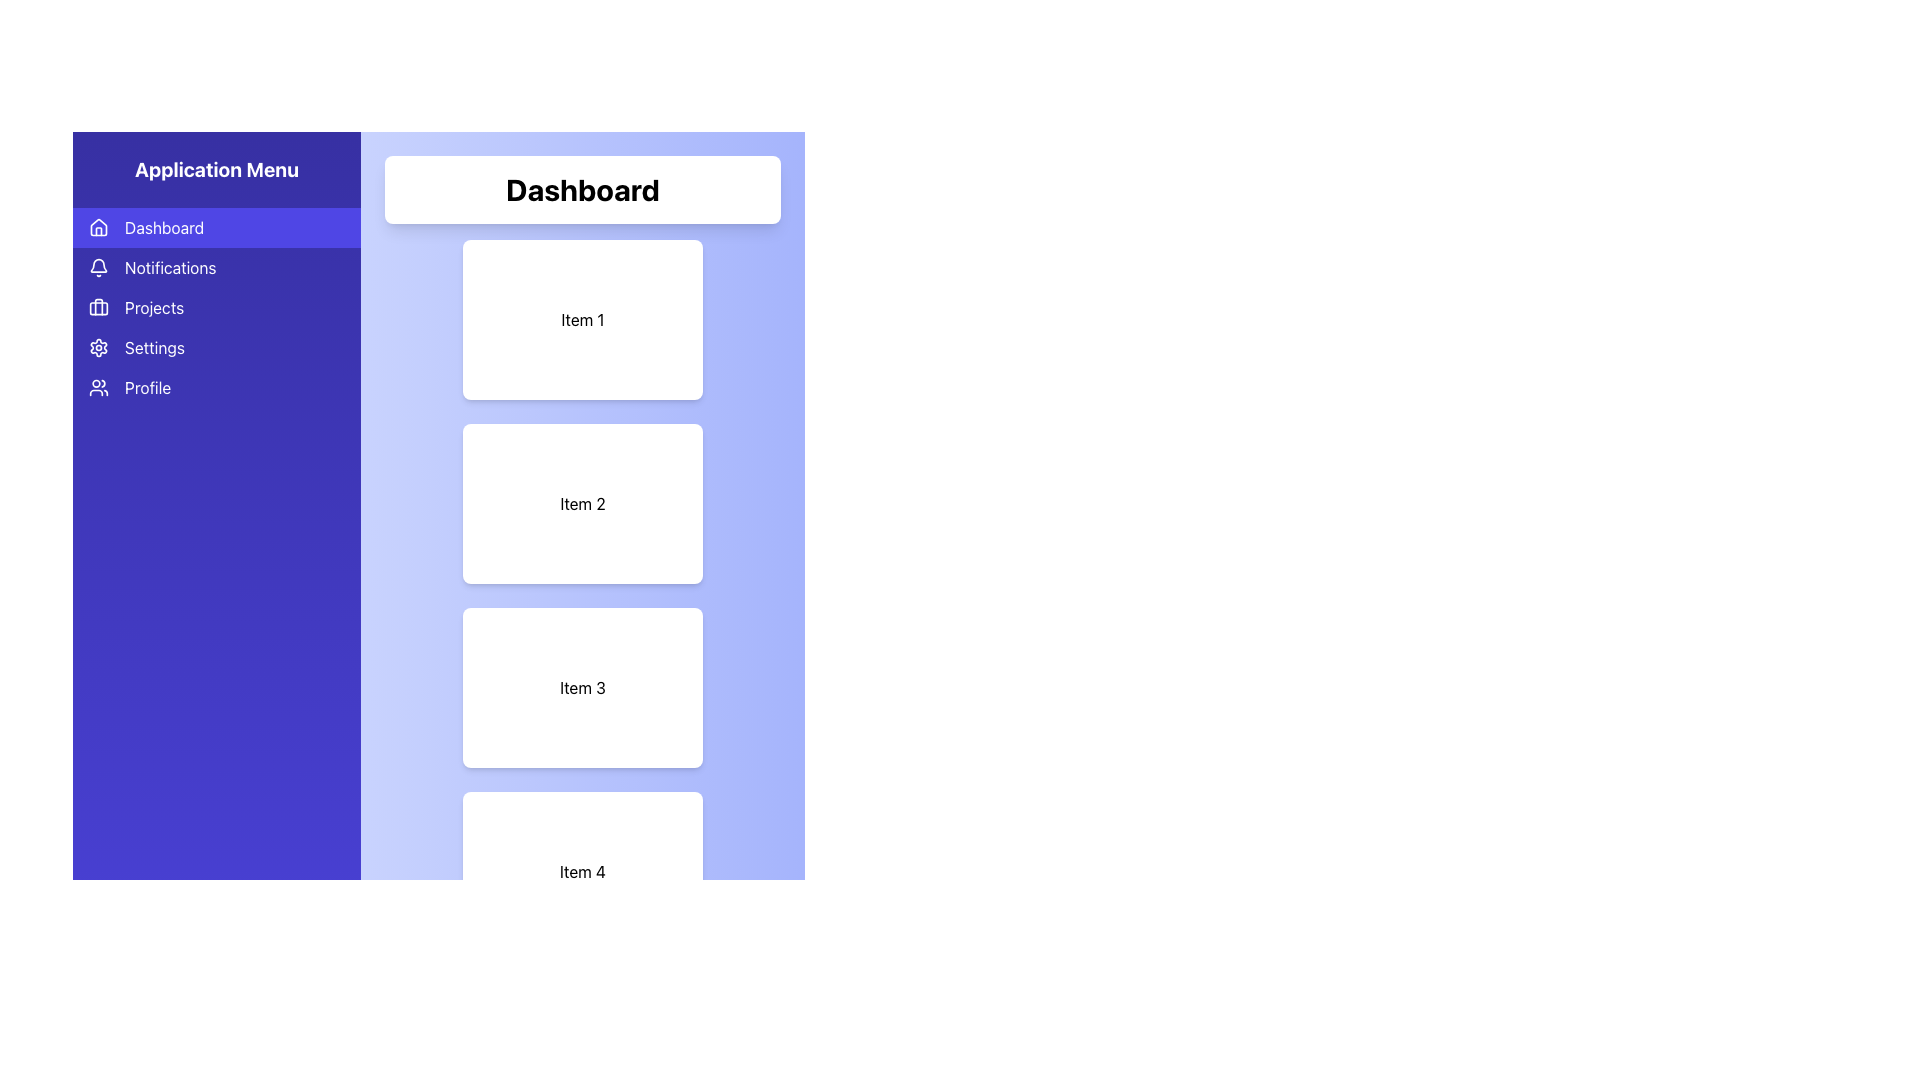 The width and height of the screenshot is (1920, 1080). Describe the element at coordinates (147, 388) in the screenshot. I see `the 'Profile' menu item located at the bottom of the navigation menu` at that location.